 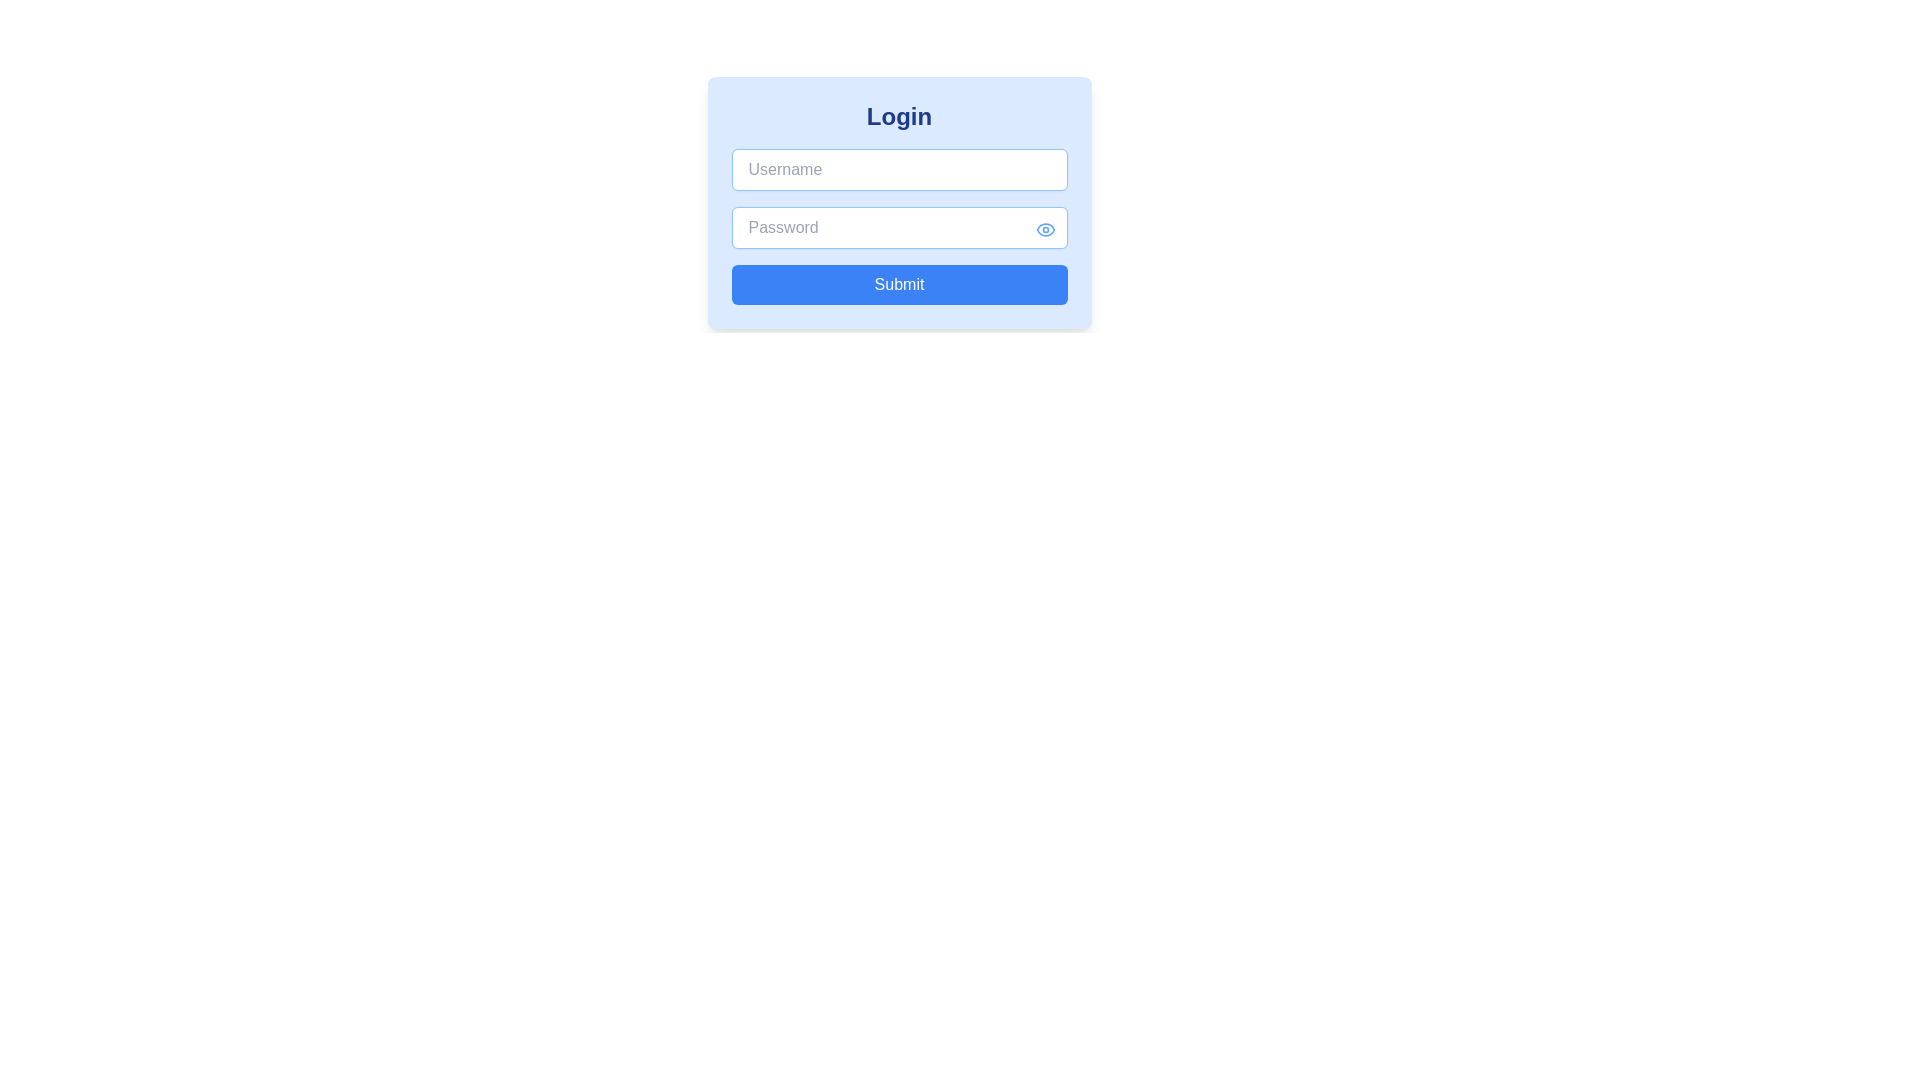 I want to click on the submission button located at the bottom of the login form, so click(x=898, y=285).